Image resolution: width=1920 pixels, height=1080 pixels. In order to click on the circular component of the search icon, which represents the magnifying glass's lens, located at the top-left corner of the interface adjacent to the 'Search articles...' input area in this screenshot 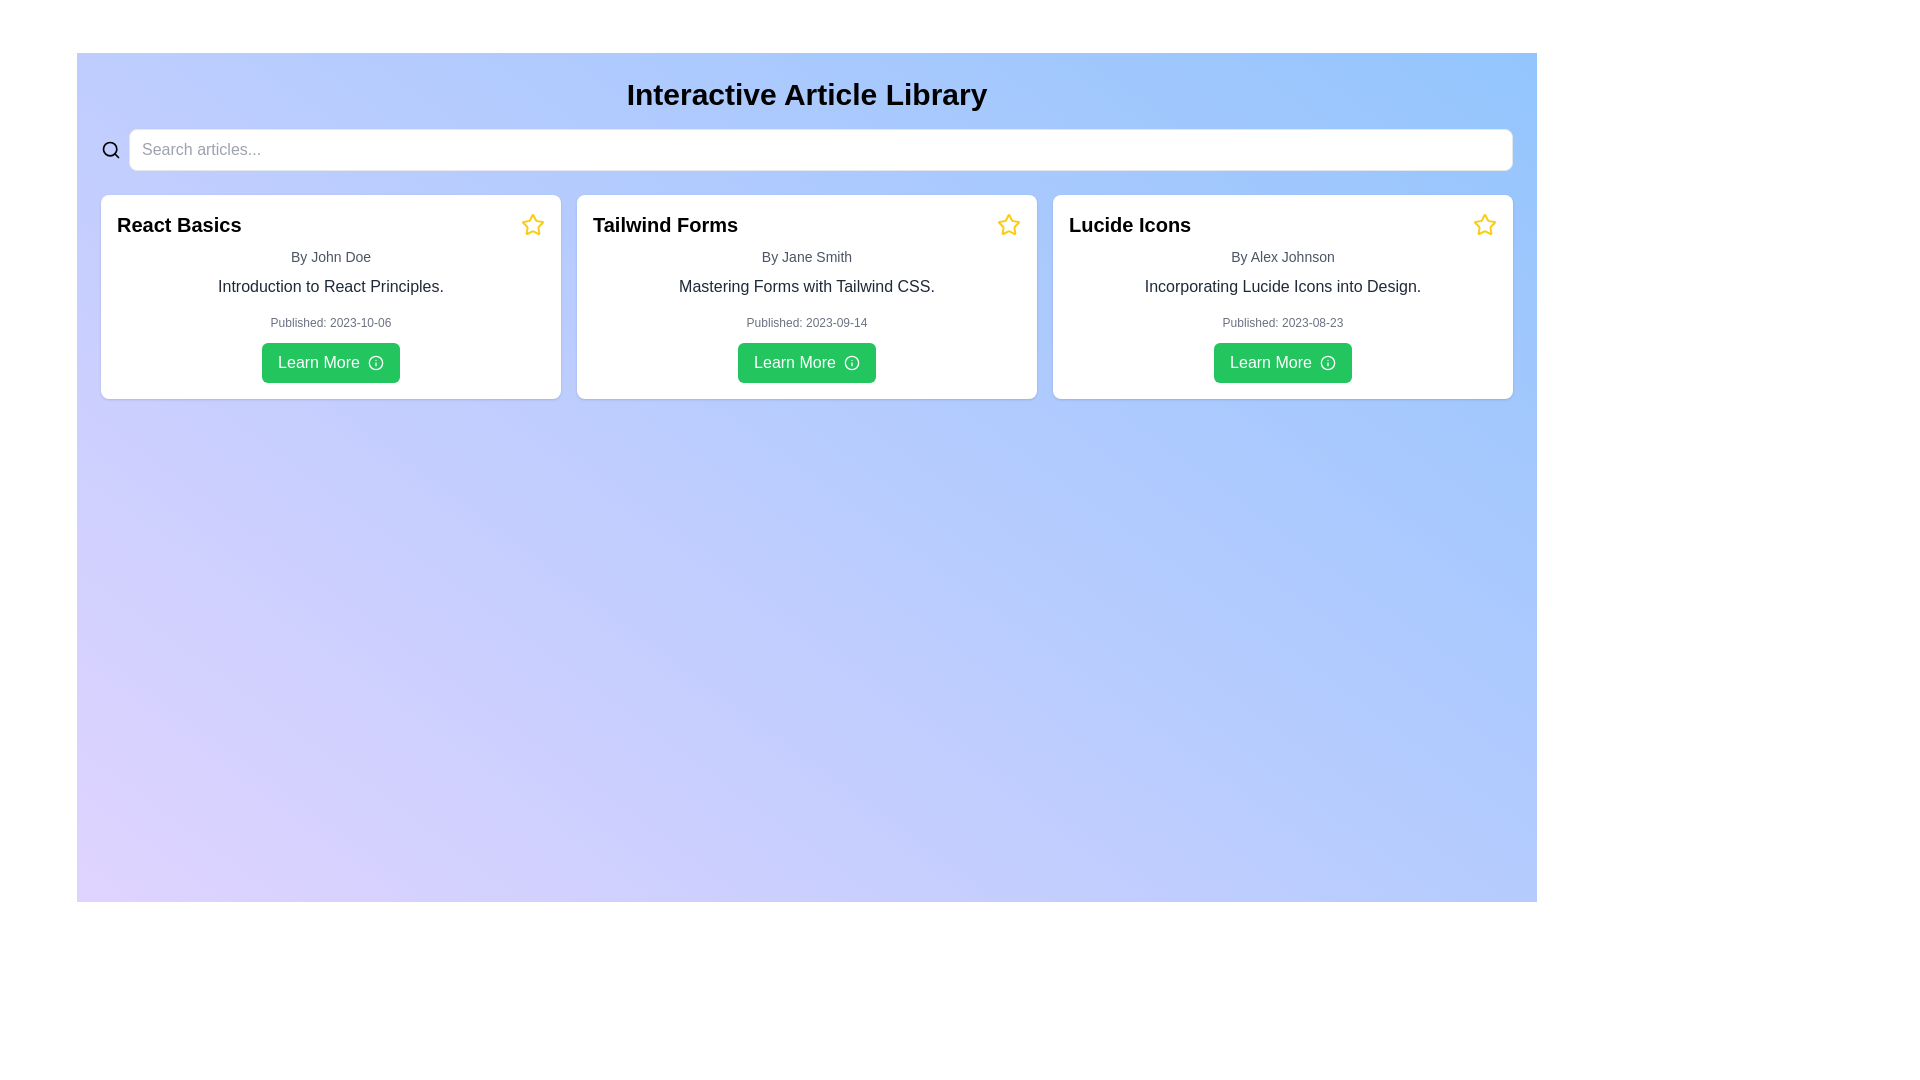, I will do `click(109, 148)`.